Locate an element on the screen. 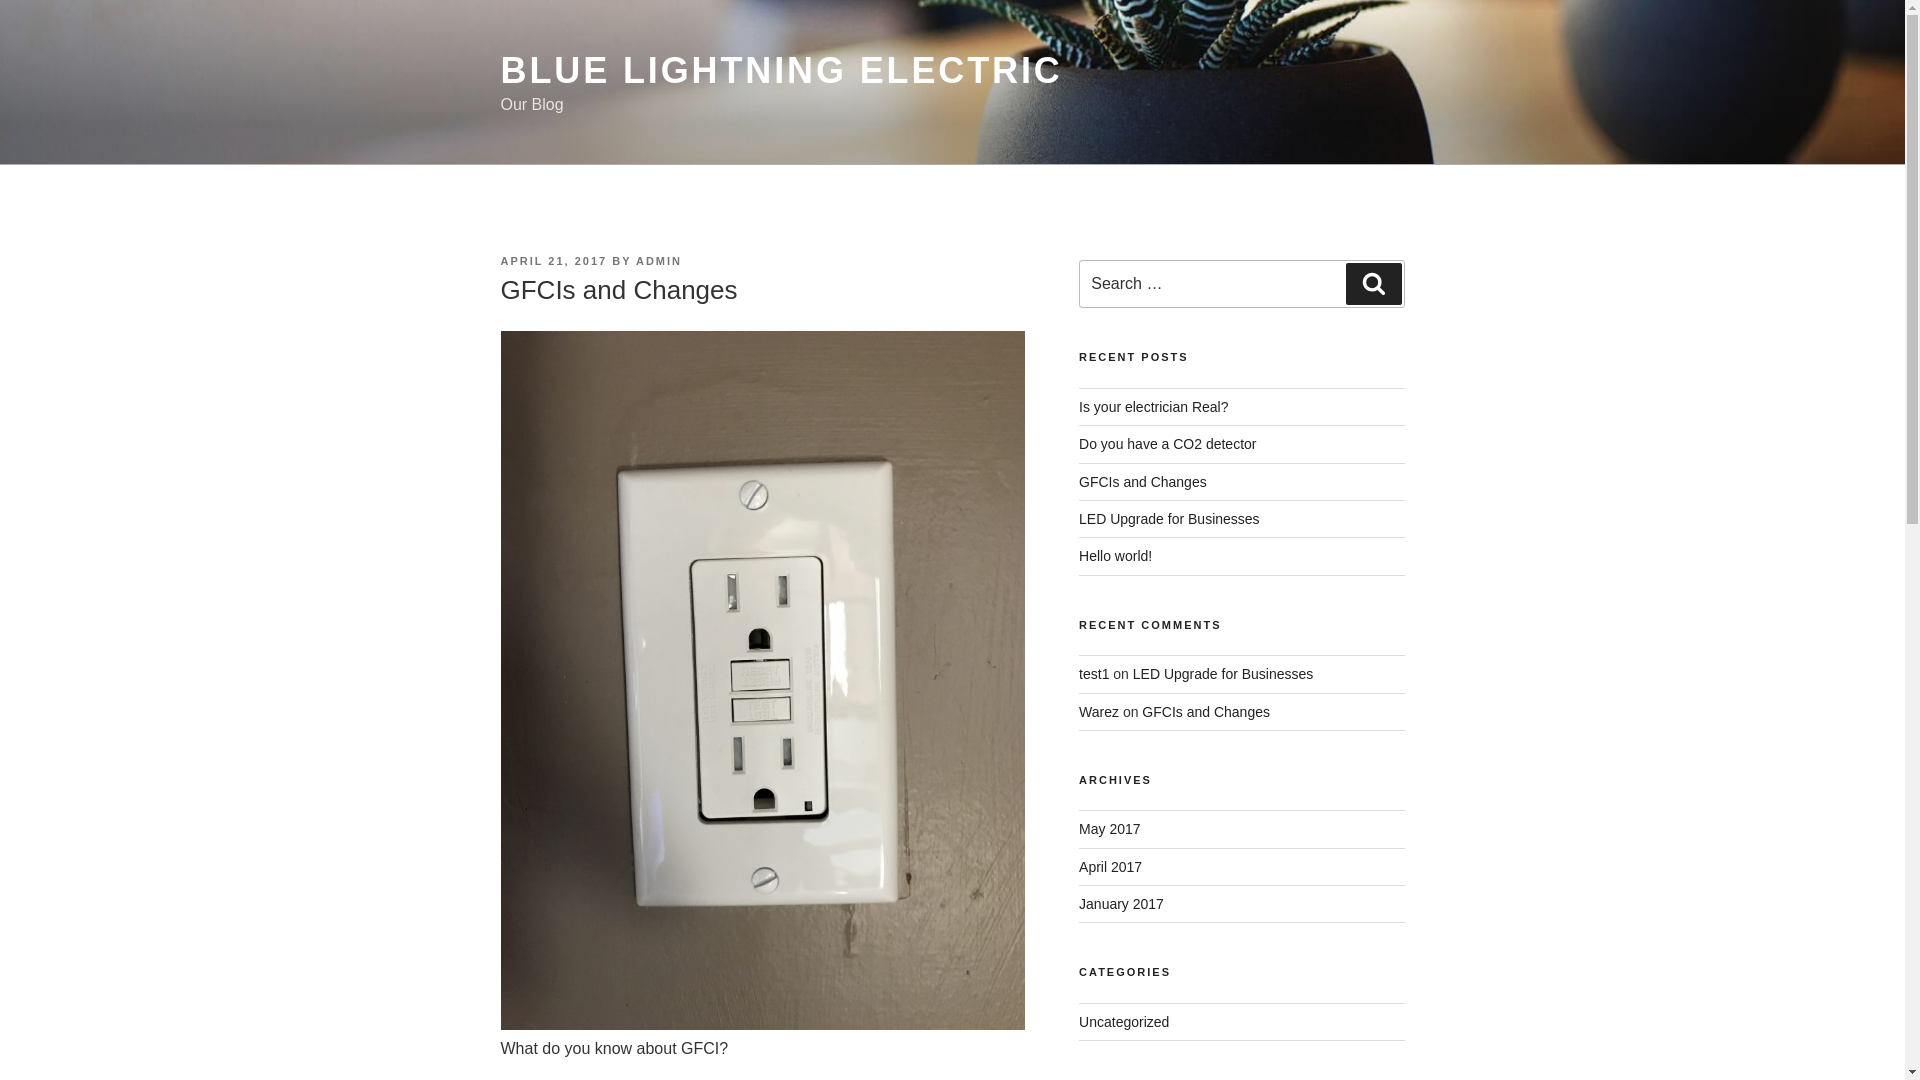 This screenshot has width=1920, height=1080. 'January 2017' is located at coordinates (1078, 903).